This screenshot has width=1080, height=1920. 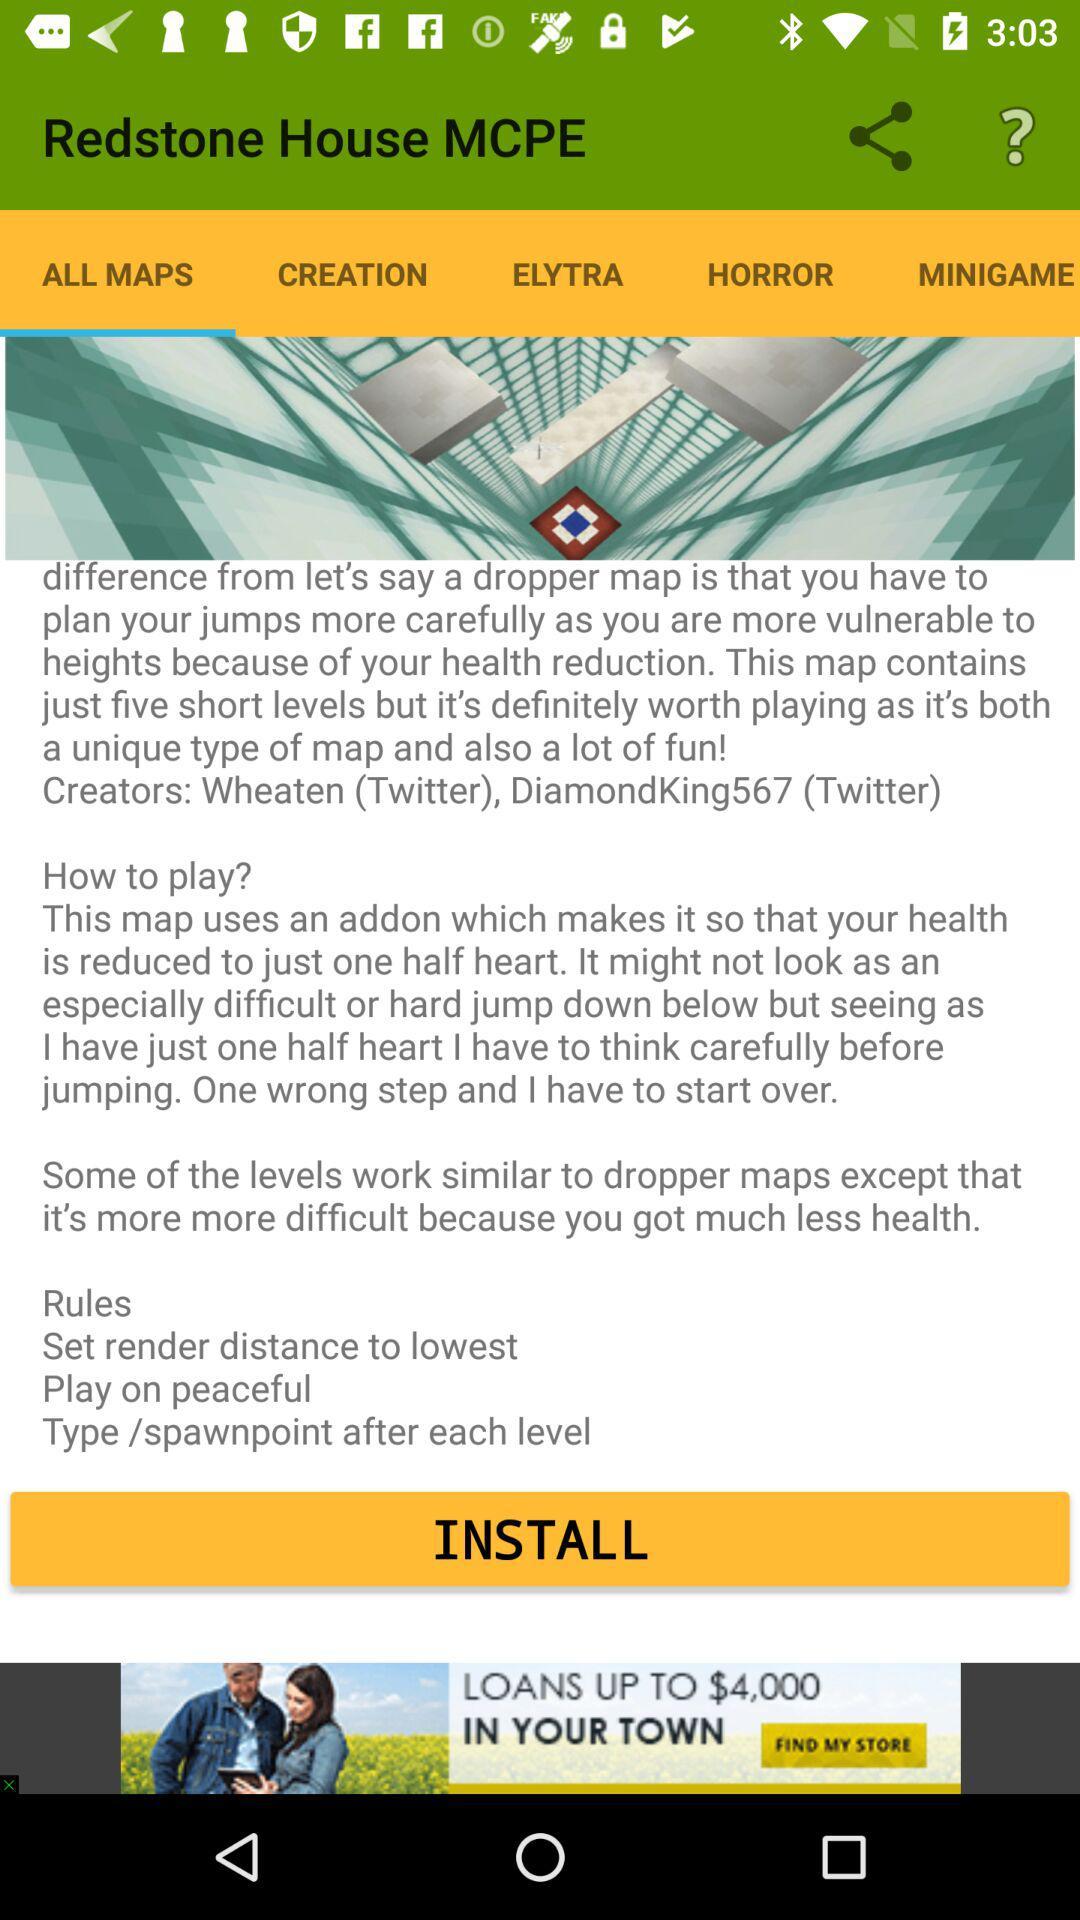 I want to click on advertisement, so click(x=540, y=1727).